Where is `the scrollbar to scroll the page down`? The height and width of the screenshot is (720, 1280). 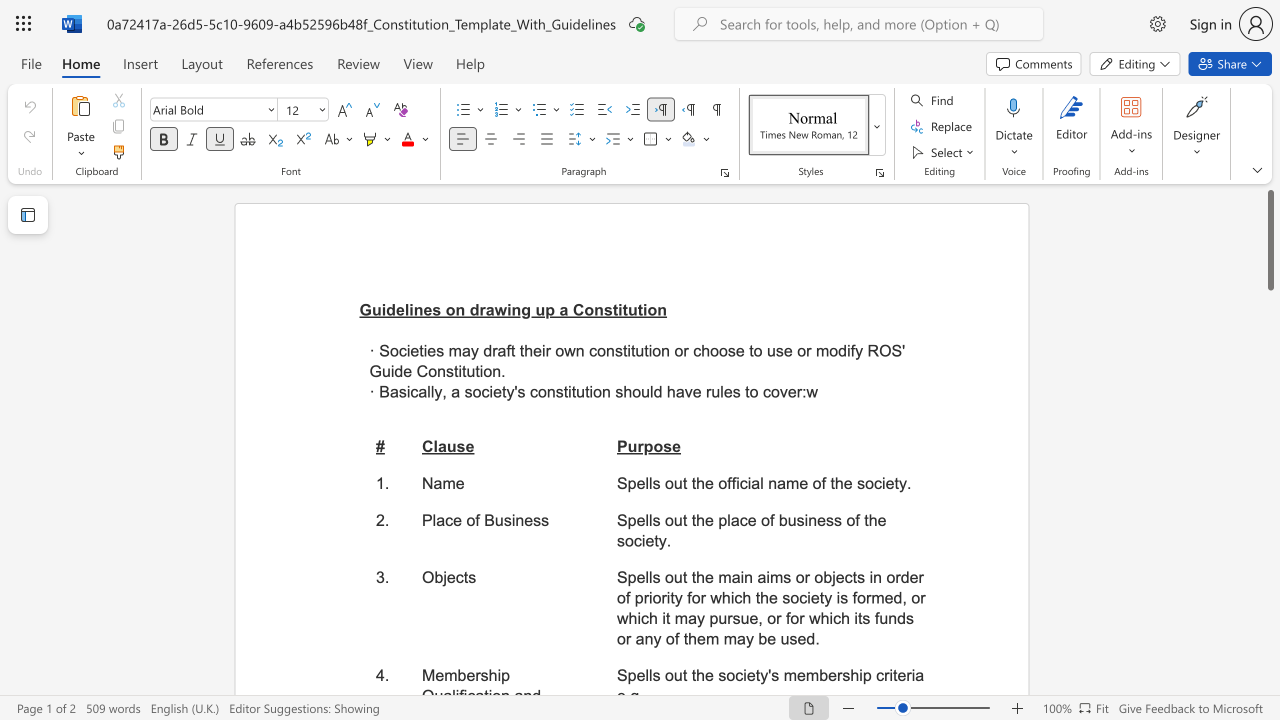 the scrollbar to scroll the page down is located at coordinates (1269, 310).